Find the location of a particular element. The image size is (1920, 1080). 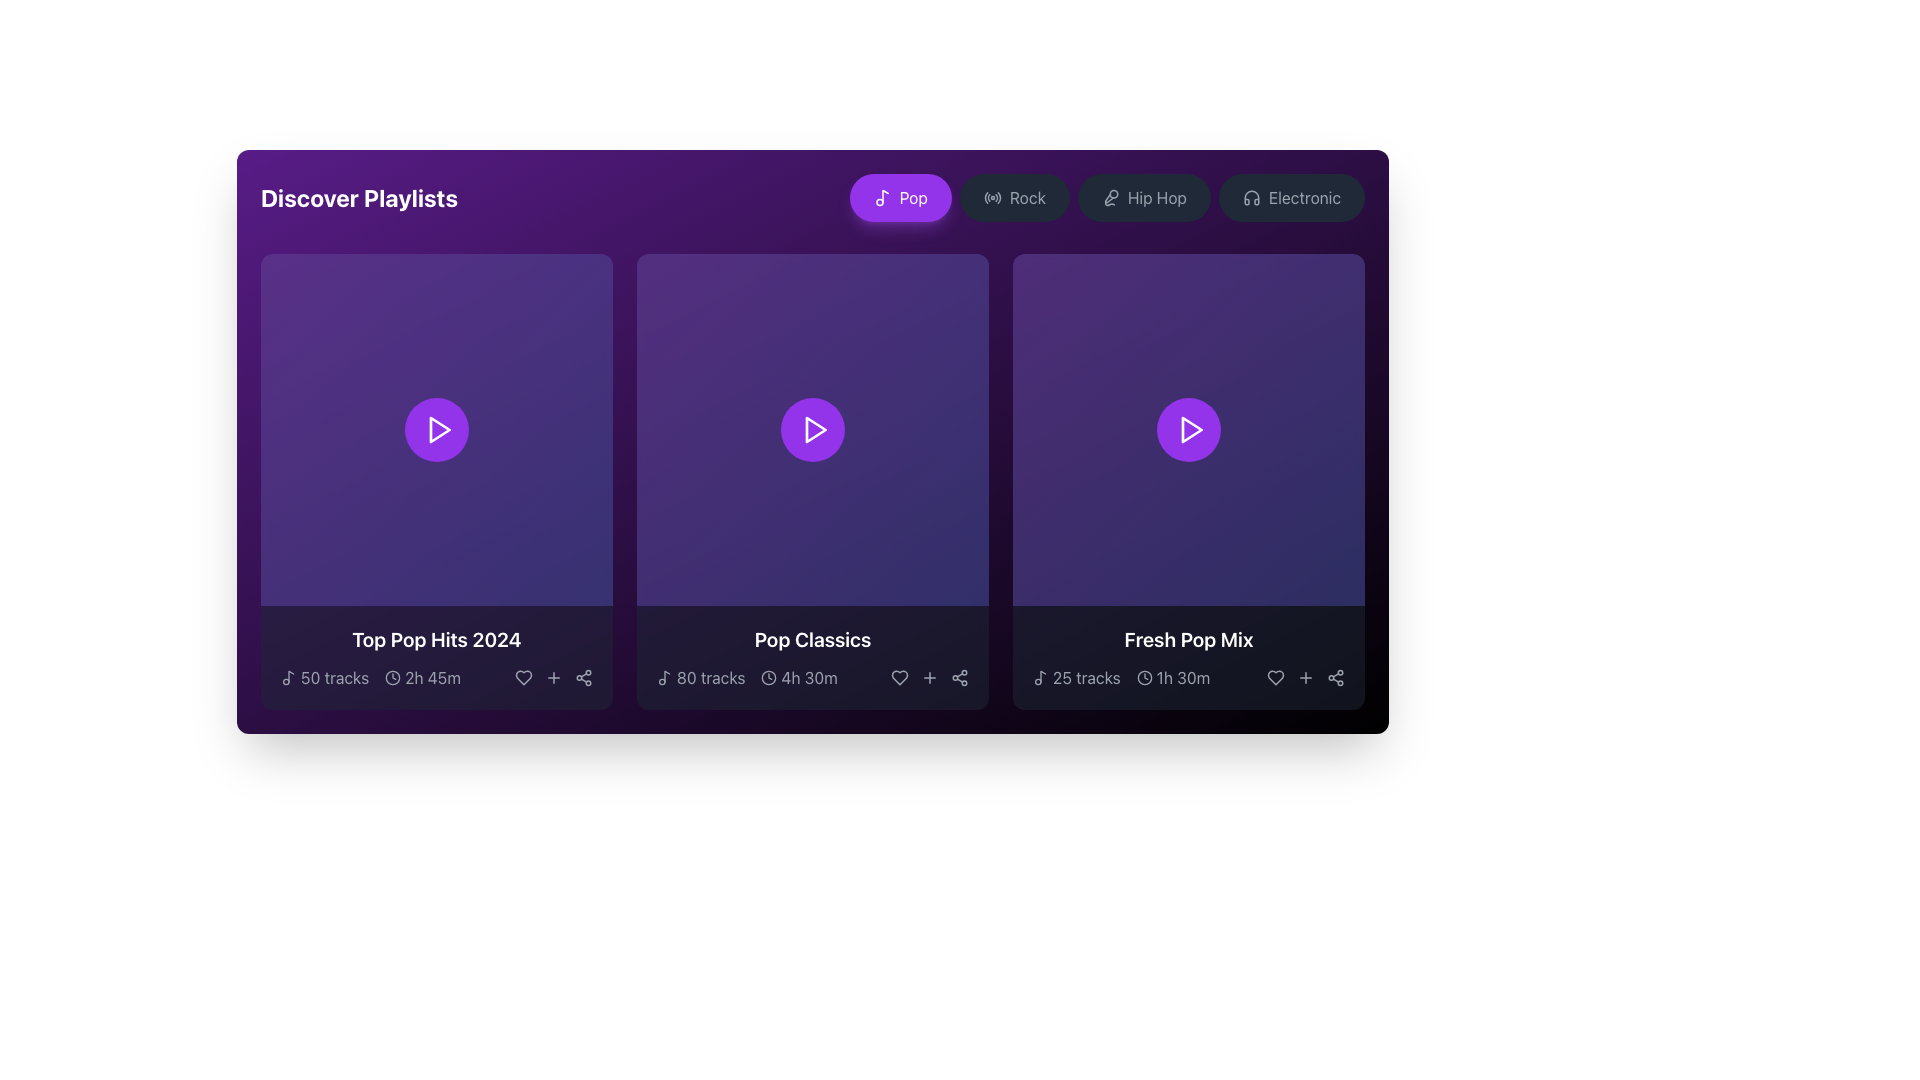

the duration icon of the 'Fresh Pop Mix' playlist, which is located in the third panel of the playlist cards, specifically in the duration information section is located at coordinates (1173, 677).